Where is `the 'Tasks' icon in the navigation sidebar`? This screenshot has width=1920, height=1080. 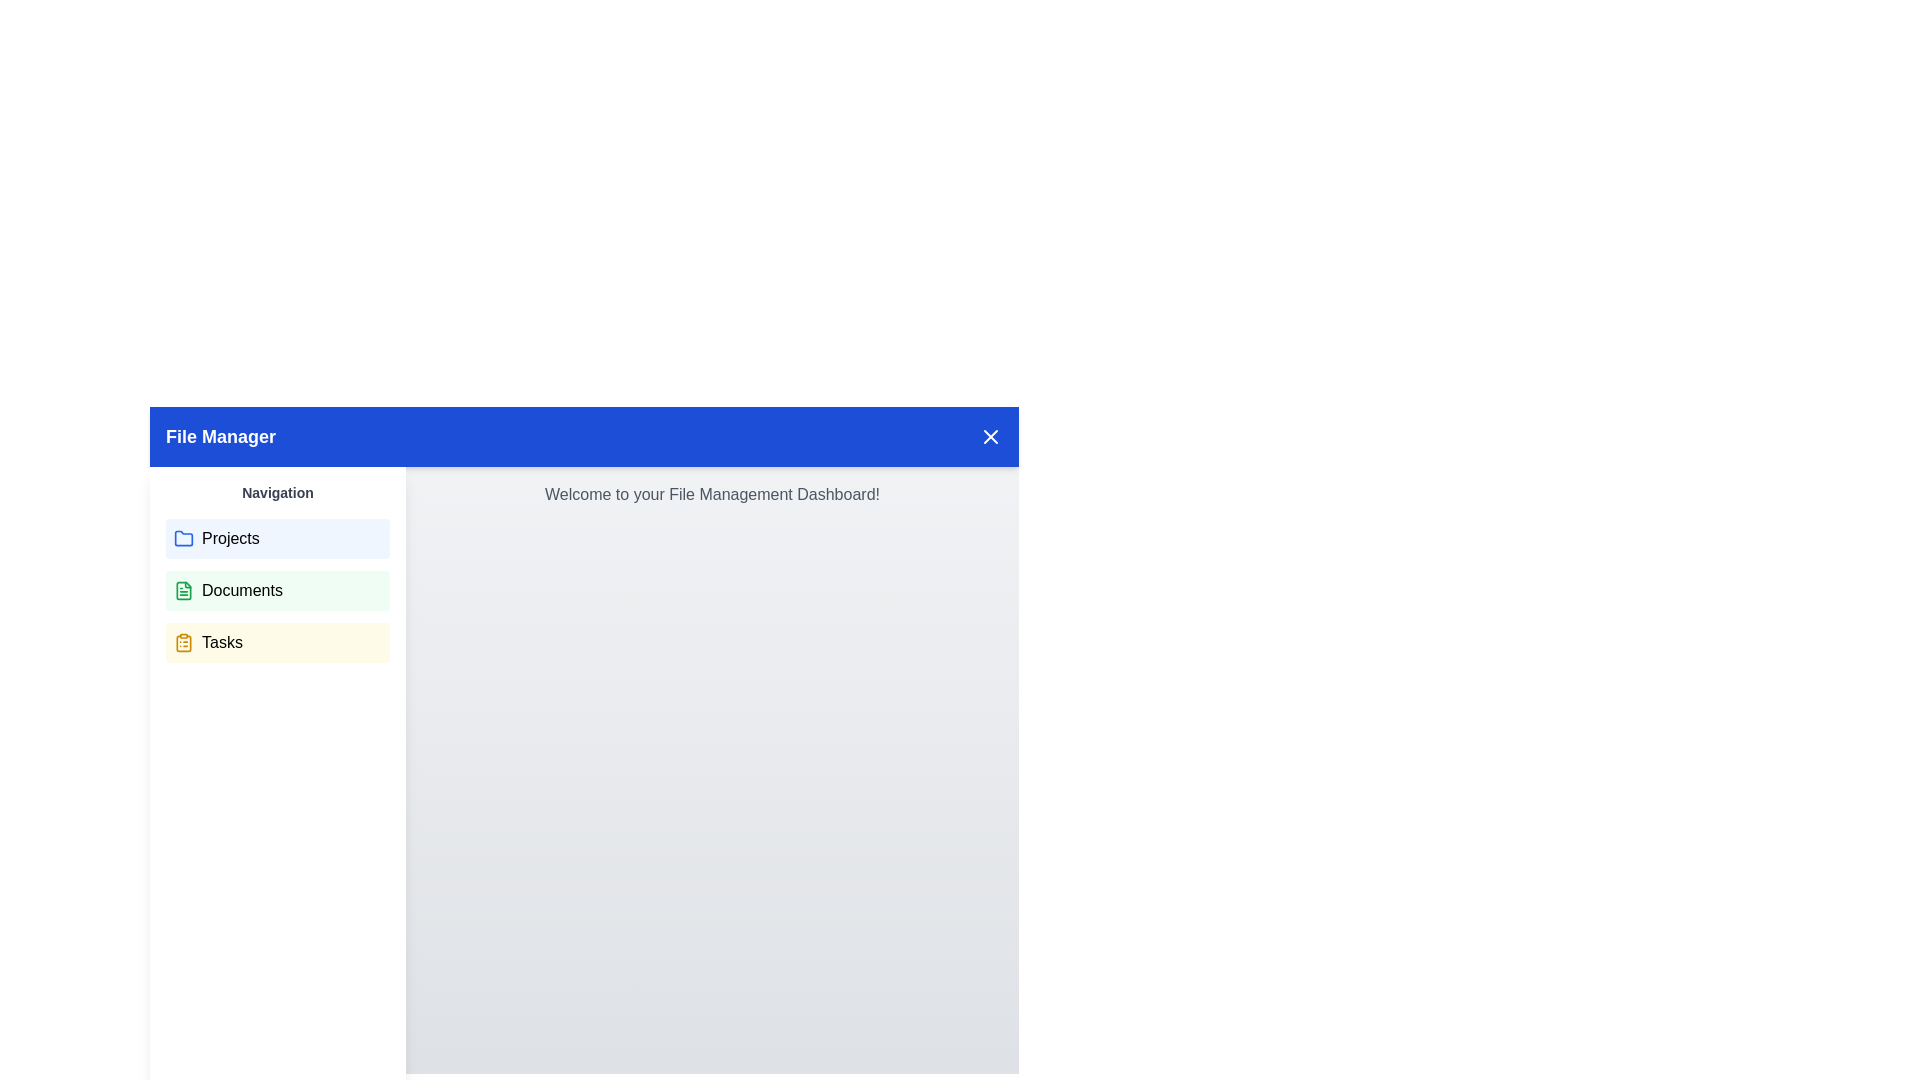 the 'Tasks' icon in the navigation sidebar is located at coordinates (183, 643).